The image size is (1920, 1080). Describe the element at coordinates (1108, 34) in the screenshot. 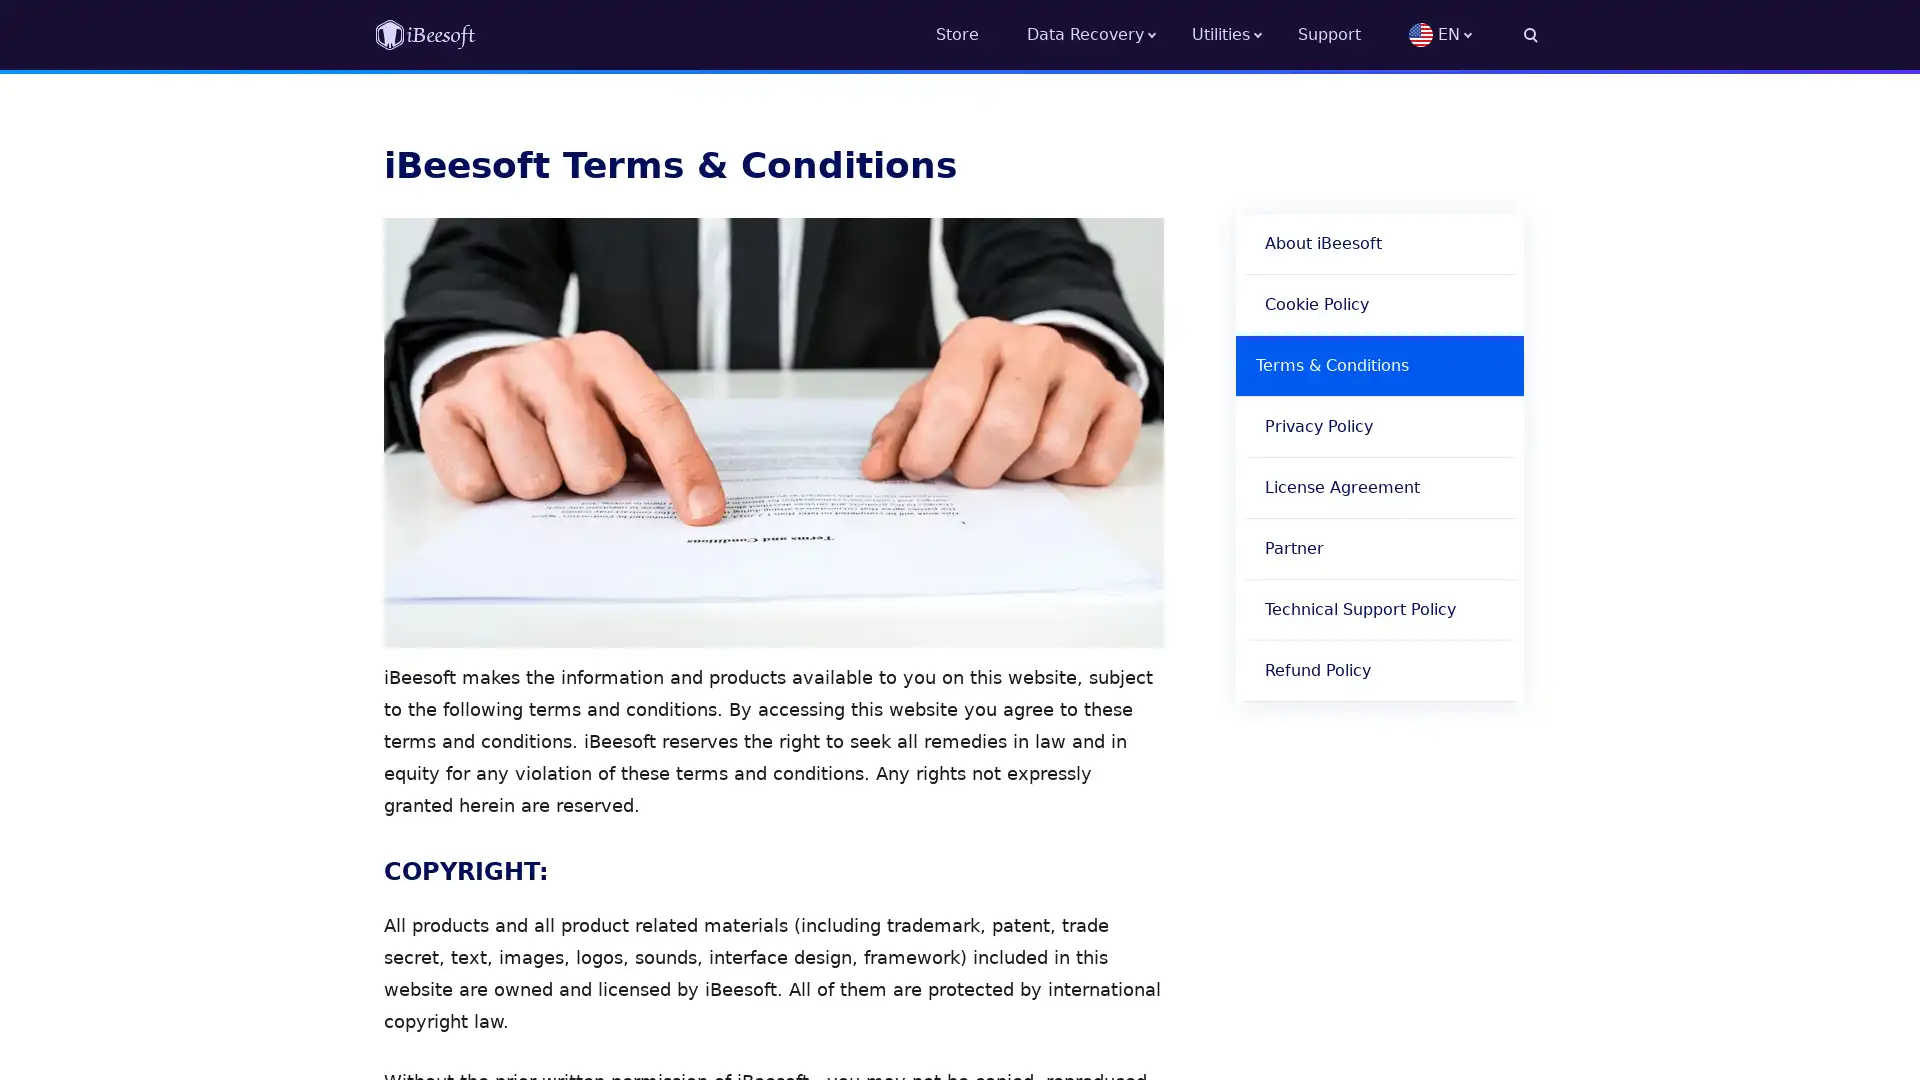

I see `products` at that location.